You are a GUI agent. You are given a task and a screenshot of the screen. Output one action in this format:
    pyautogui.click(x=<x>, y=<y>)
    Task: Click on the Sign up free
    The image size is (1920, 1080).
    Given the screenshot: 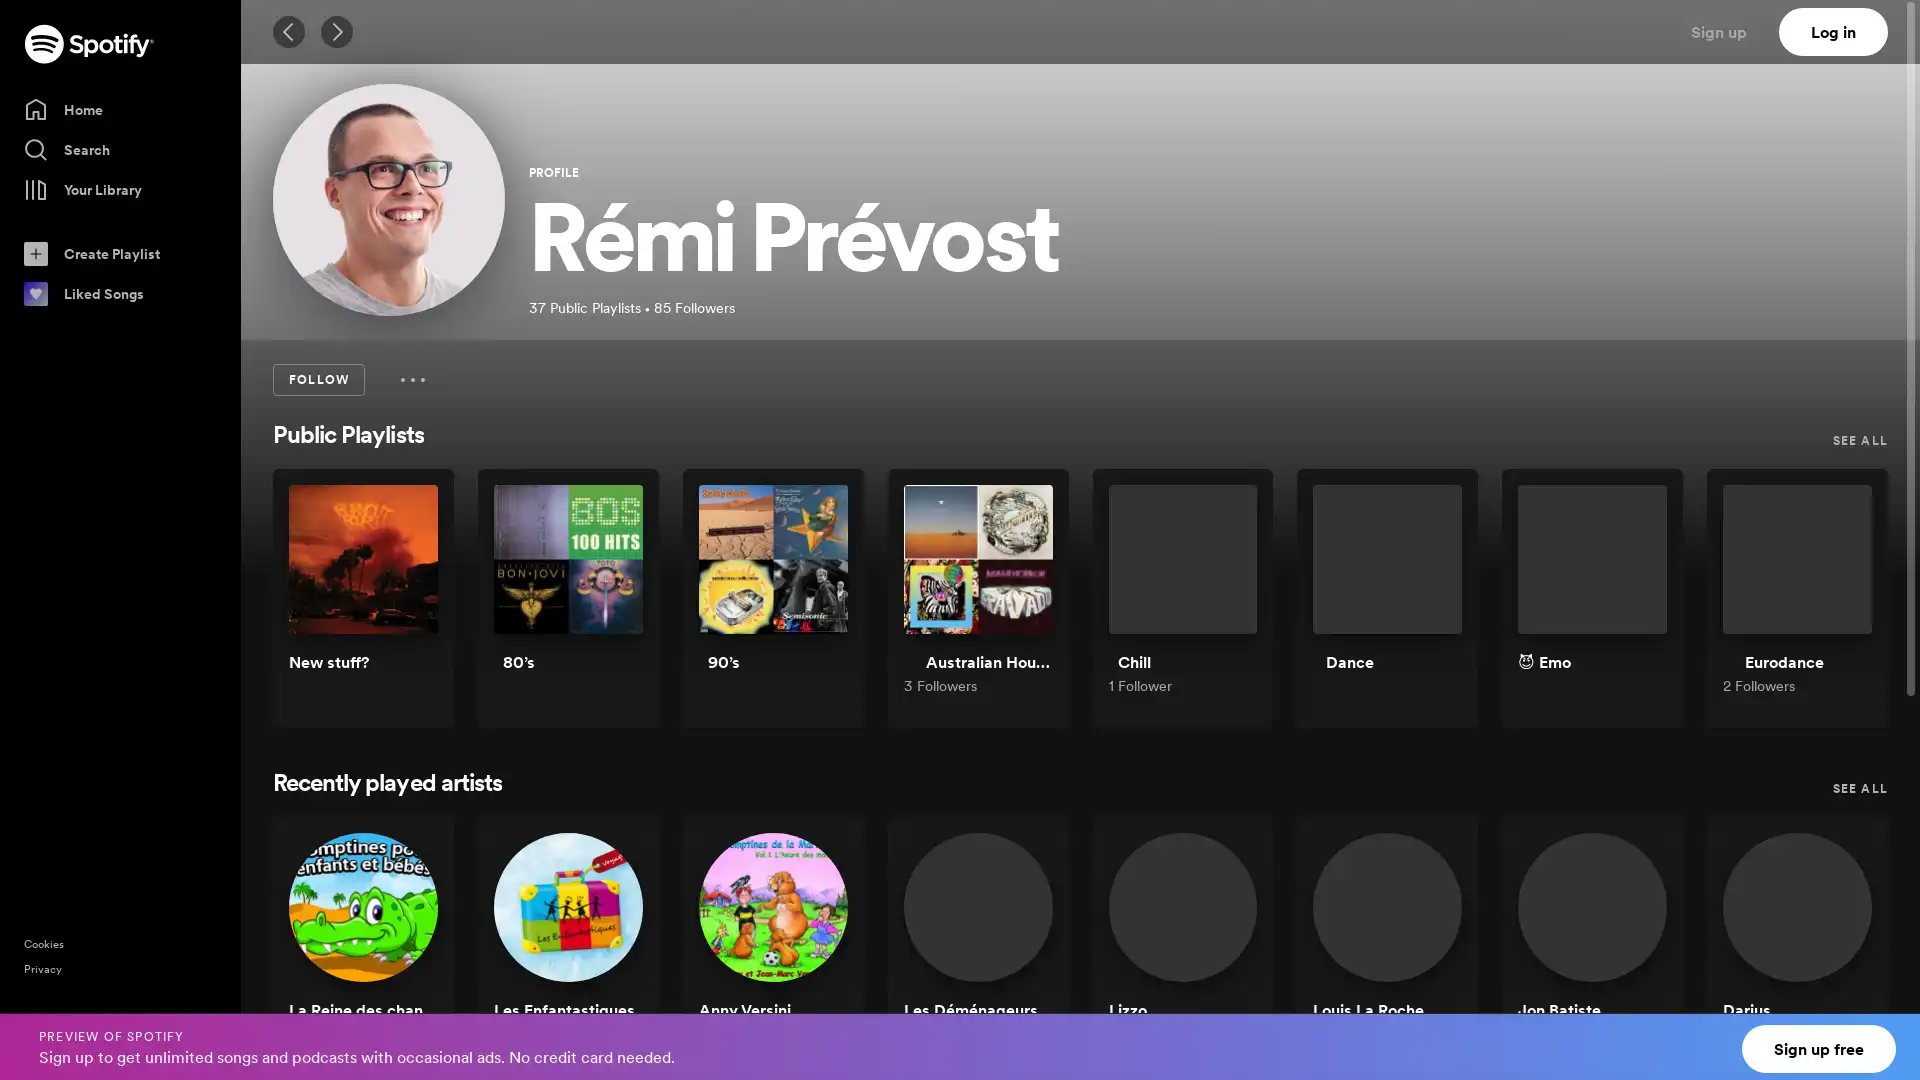 What is the action you would take?
    pyautogui.click(x=1819, y=1048)
    